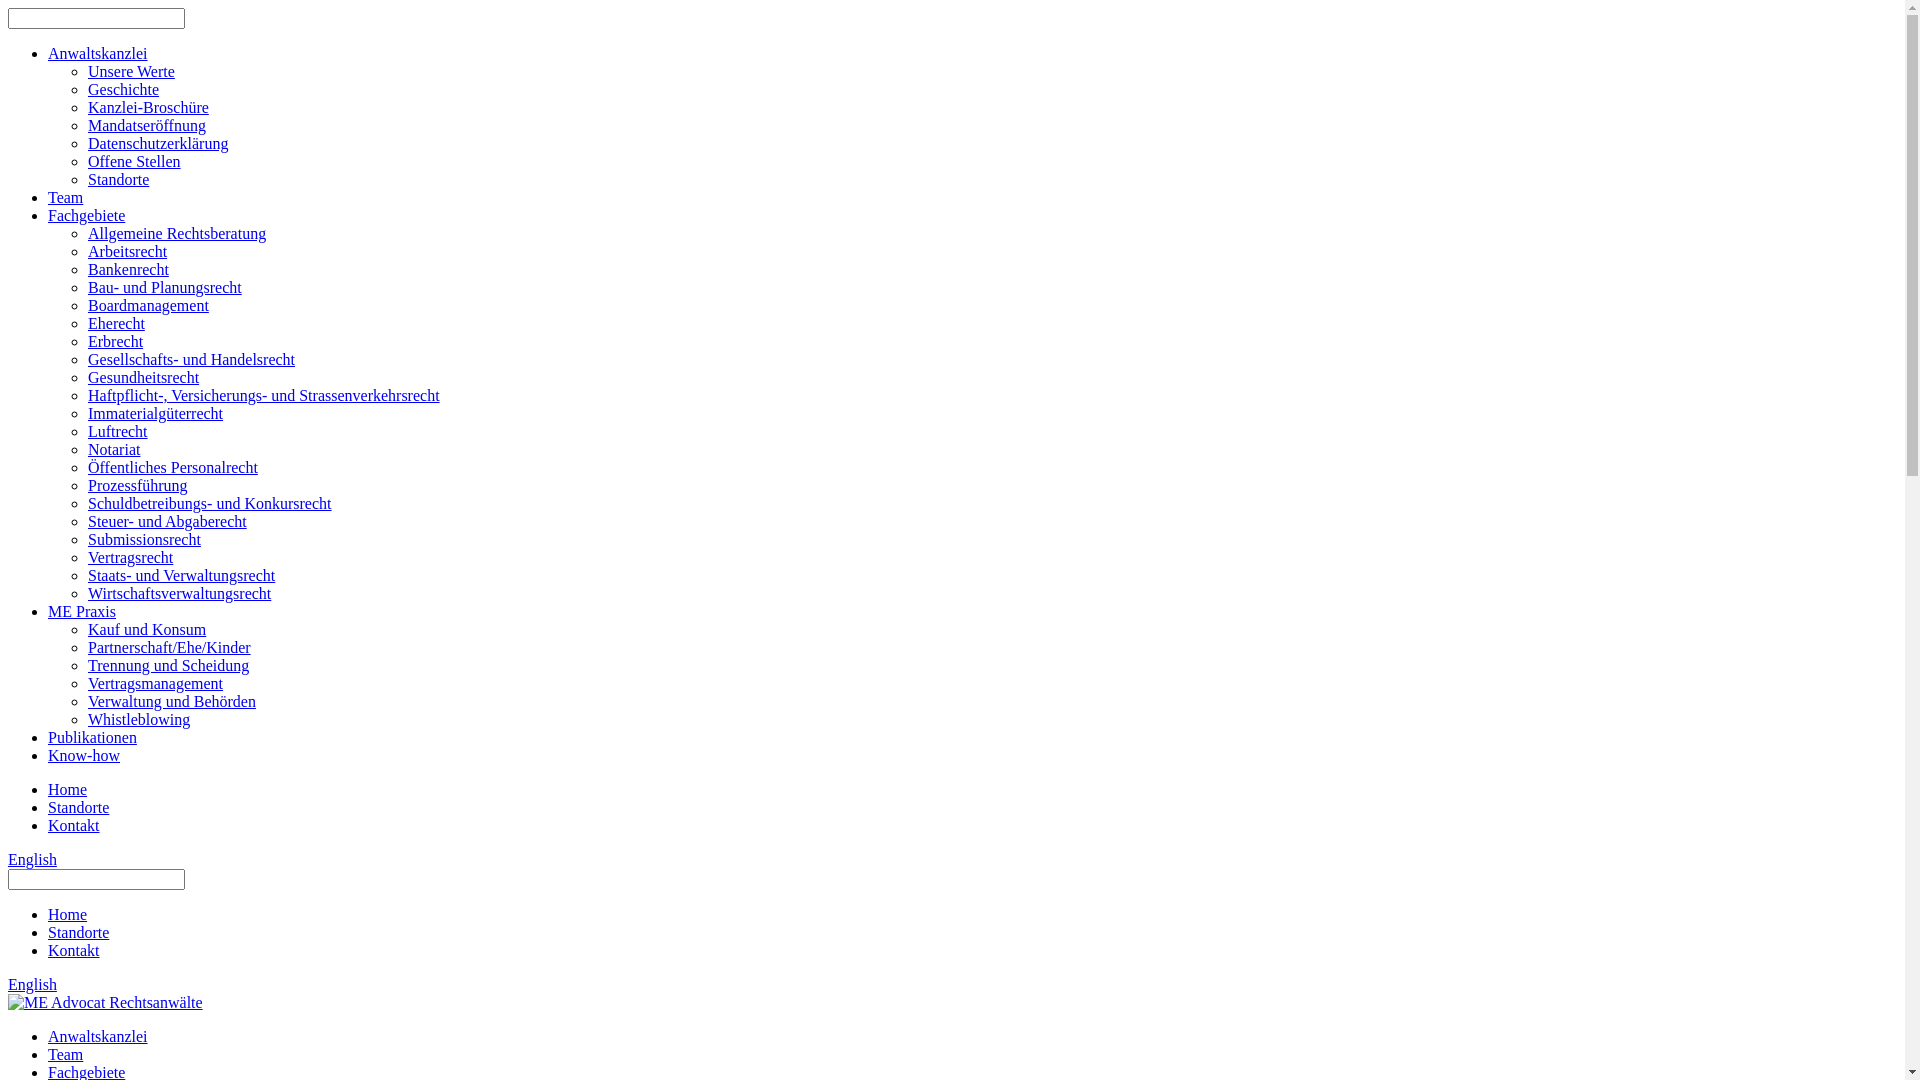 The image size is (1920, 1080). What do you see at coordinates (96, 52) in the screenshot?
I see `'Anwaltskanzlei'` at bounding box center [96, 52].